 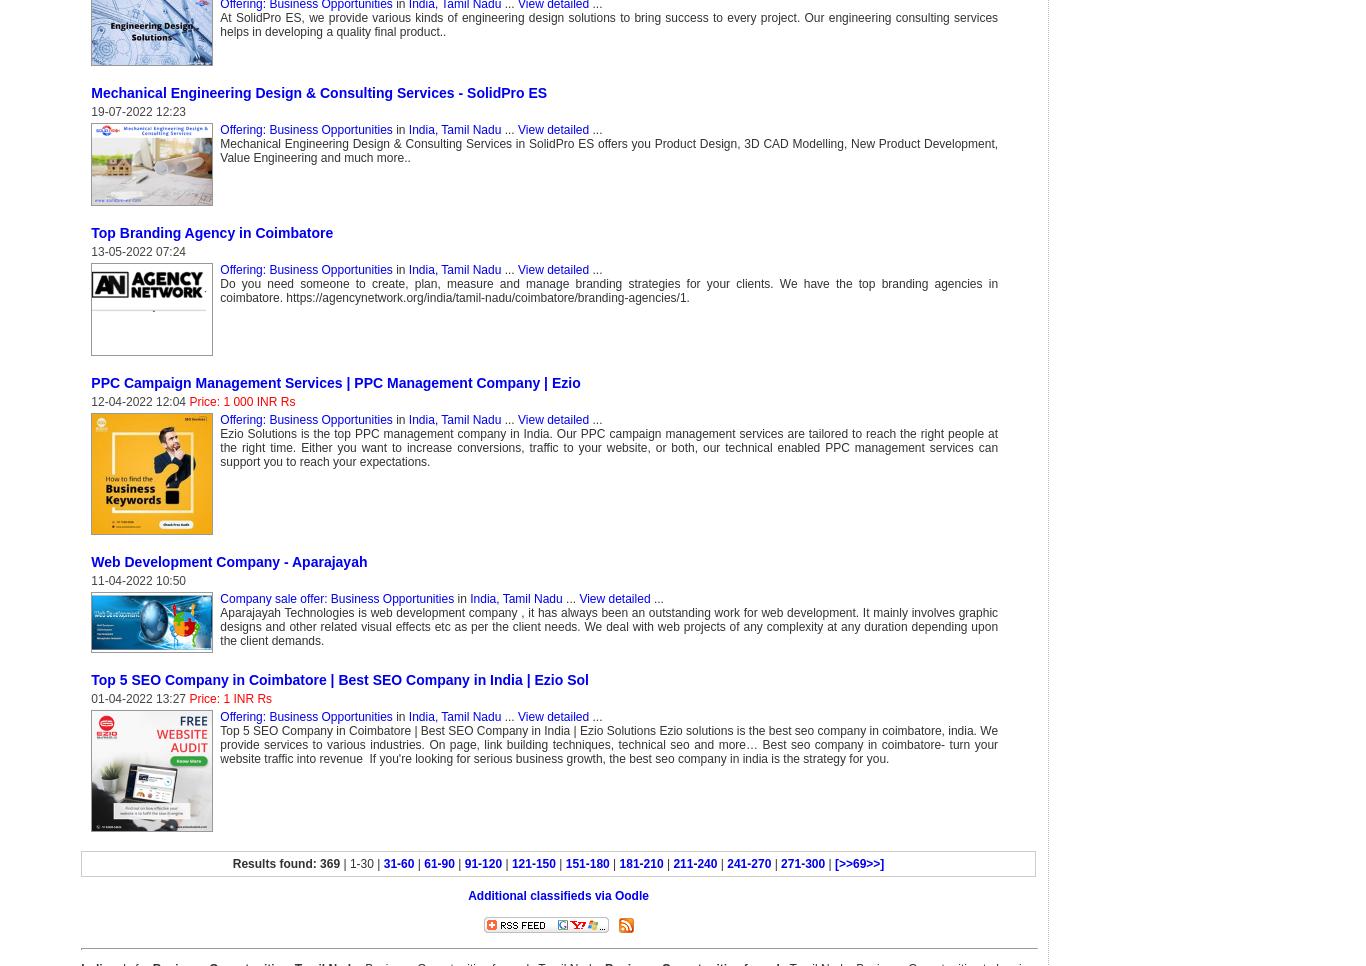 I want to click on '61-90', so click(x=438, y=862).